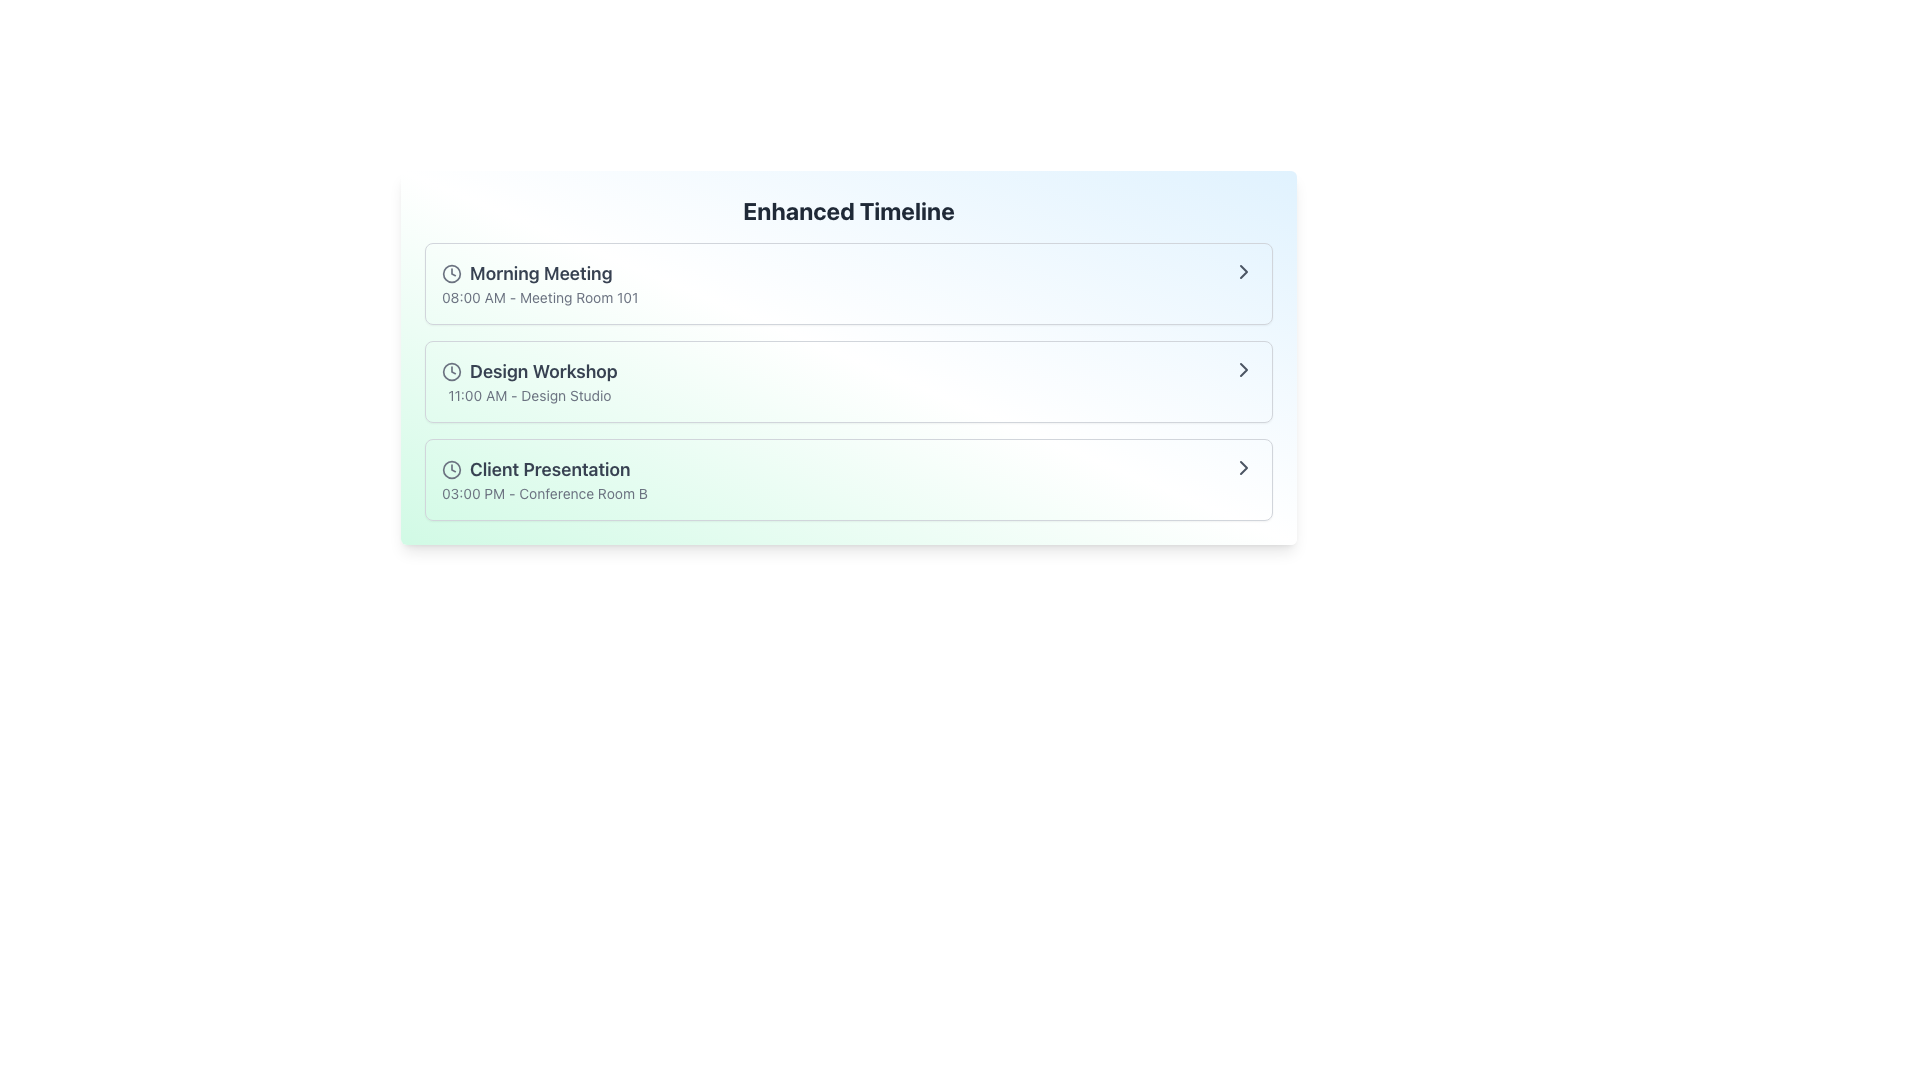 The width and height of the screenshot is (1920, 1080). Describe the element at coordinates (1242, 370) in the screenshot. I see `the rightward chevron-shaped icon located at the far right of the list item 'Design Workshop - 11:00 AM - Design Studio'` at that location.